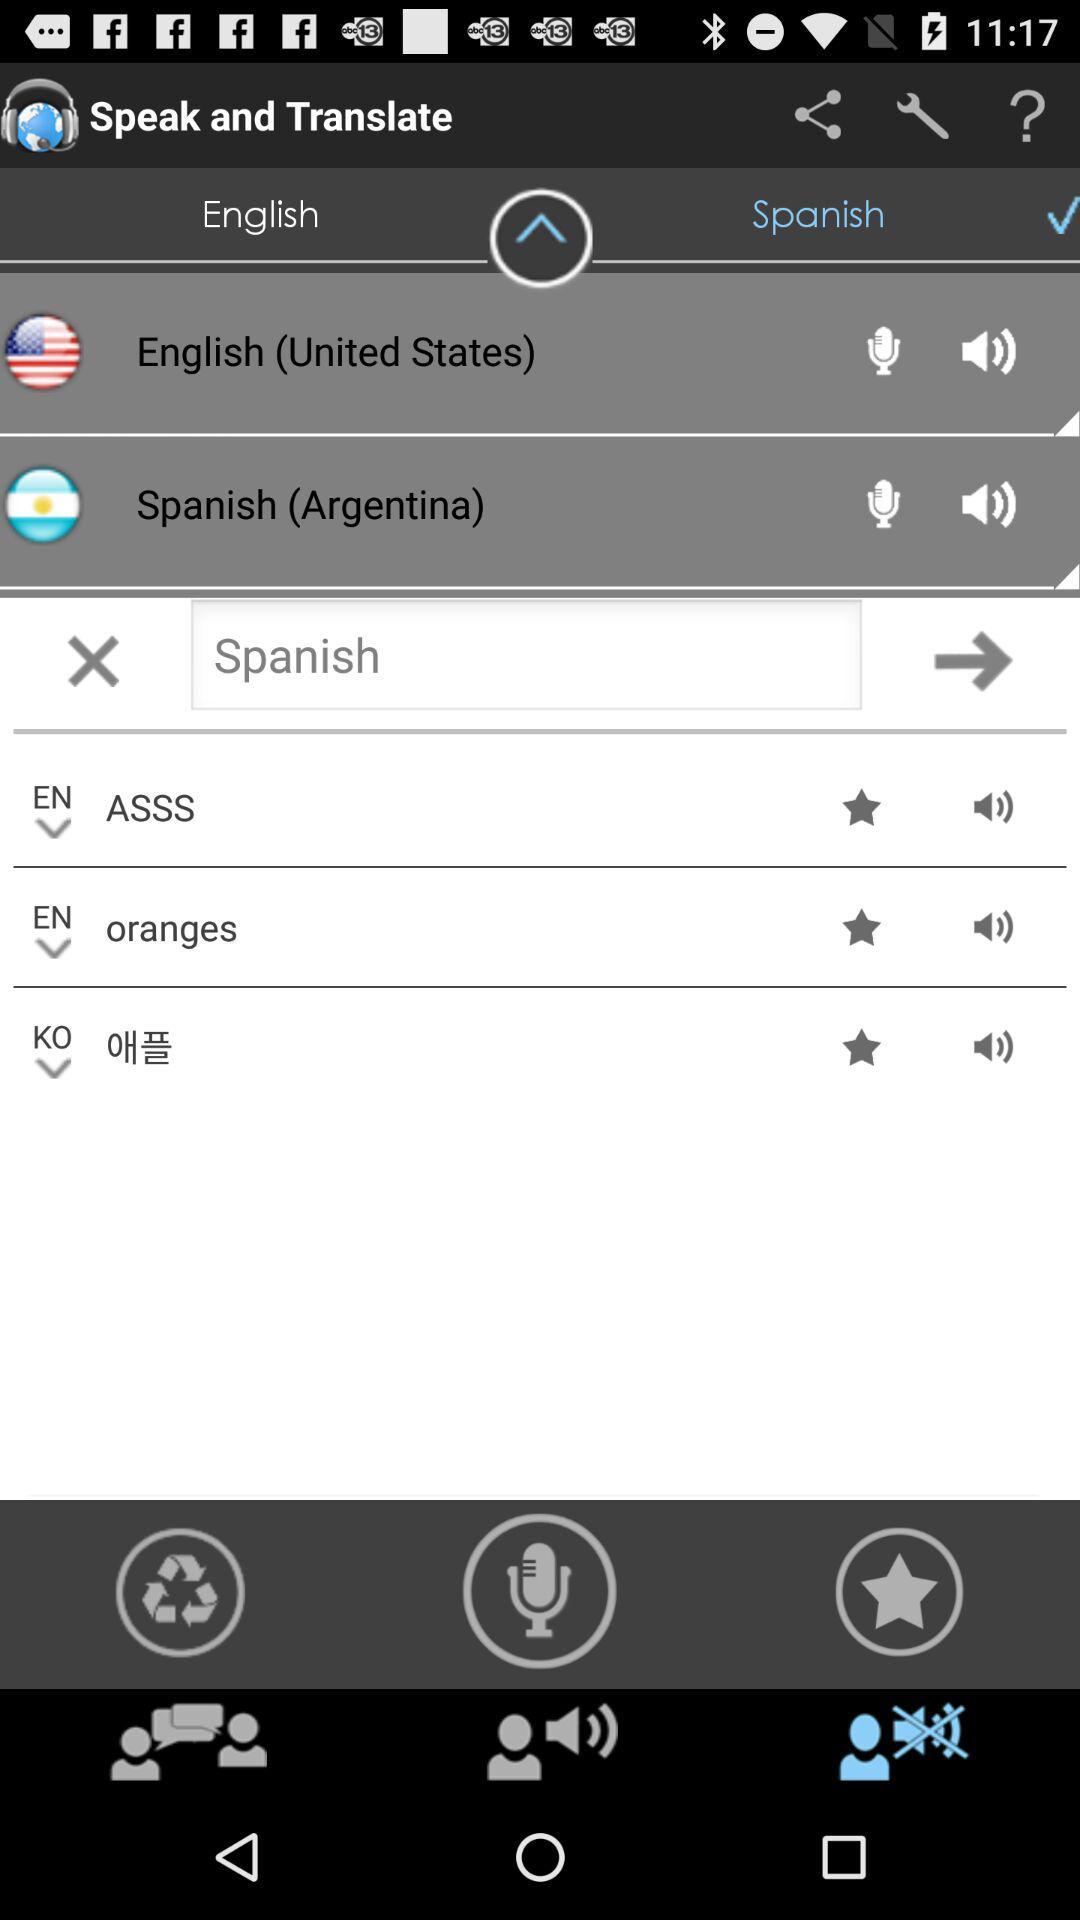 Image resolution: width=1080 pixels, height=1920 pixels. What do you see at coordinates (180, 1590) in the screenshot?
I see `refresh` at bounding box center [180, 1590].